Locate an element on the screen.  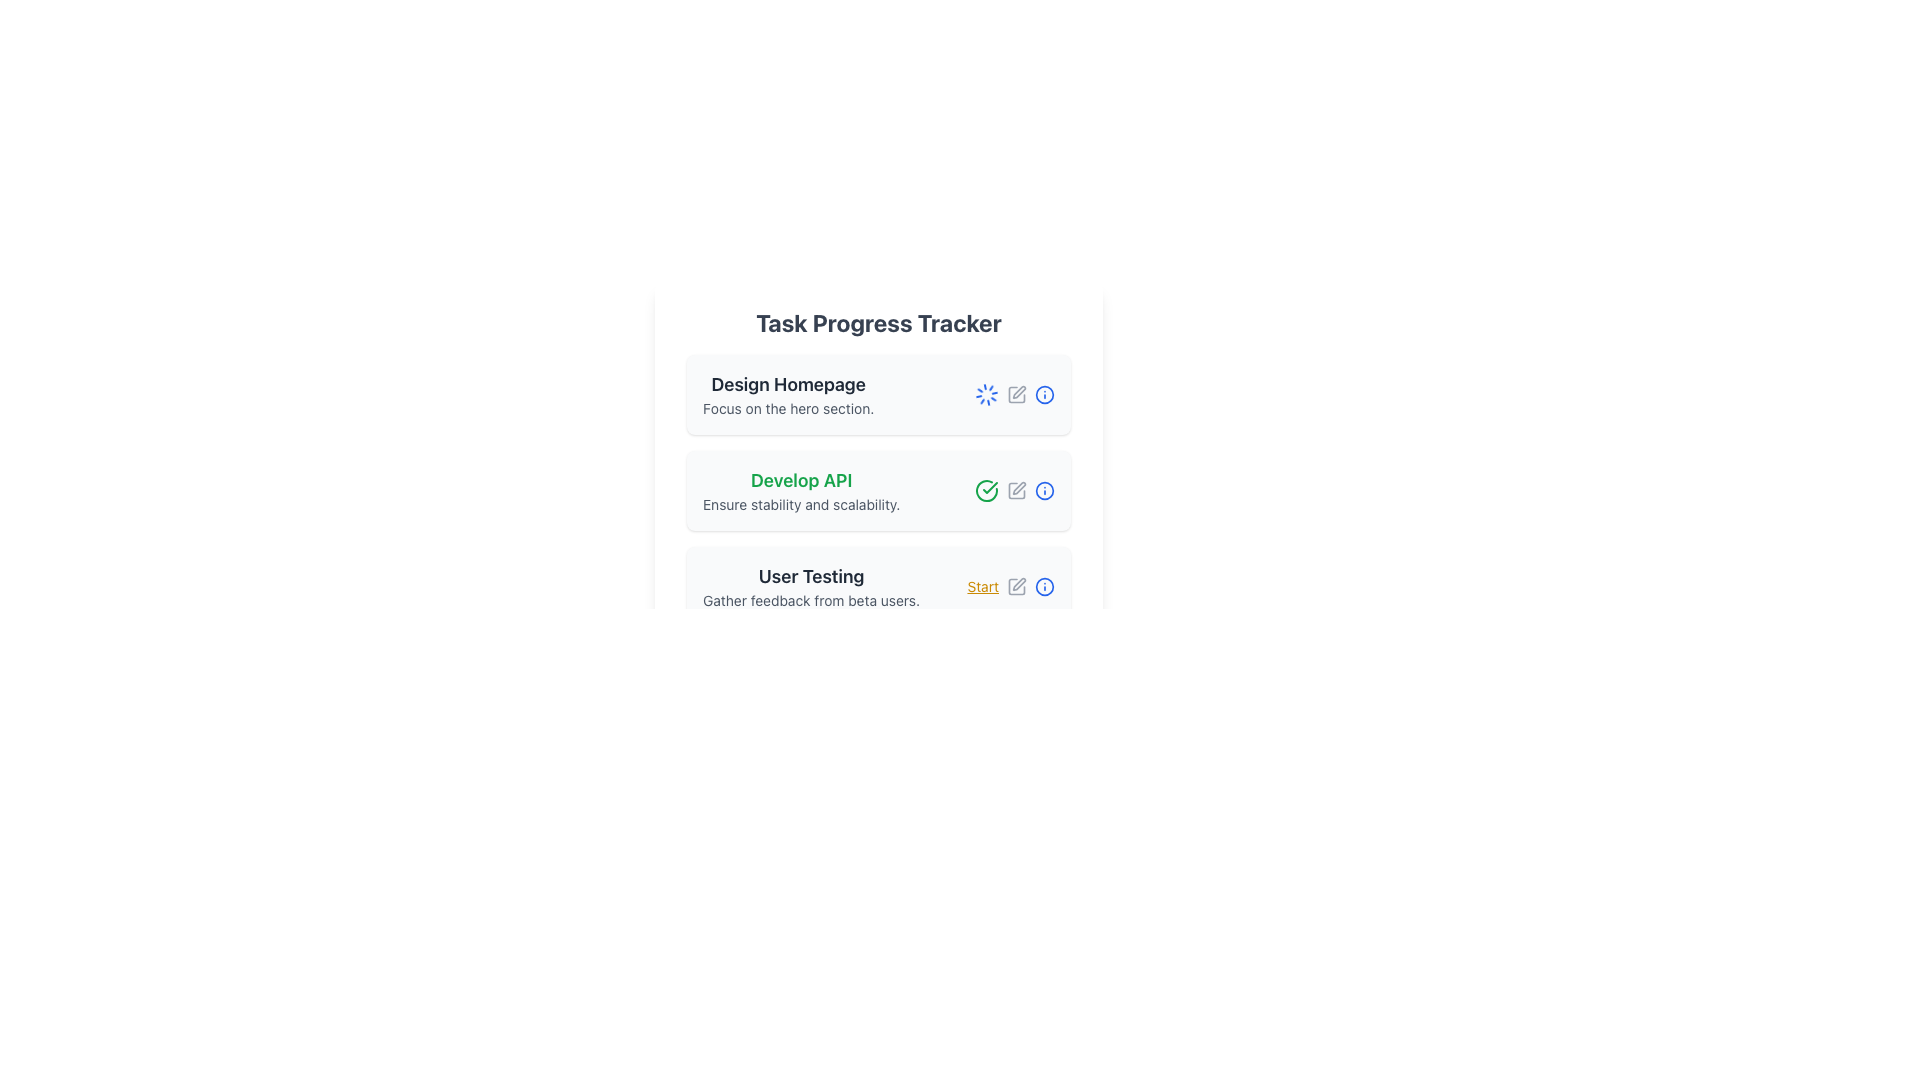
the pen icon button located to the right of the green checkmark icon is located at coordinates (1019, 584).